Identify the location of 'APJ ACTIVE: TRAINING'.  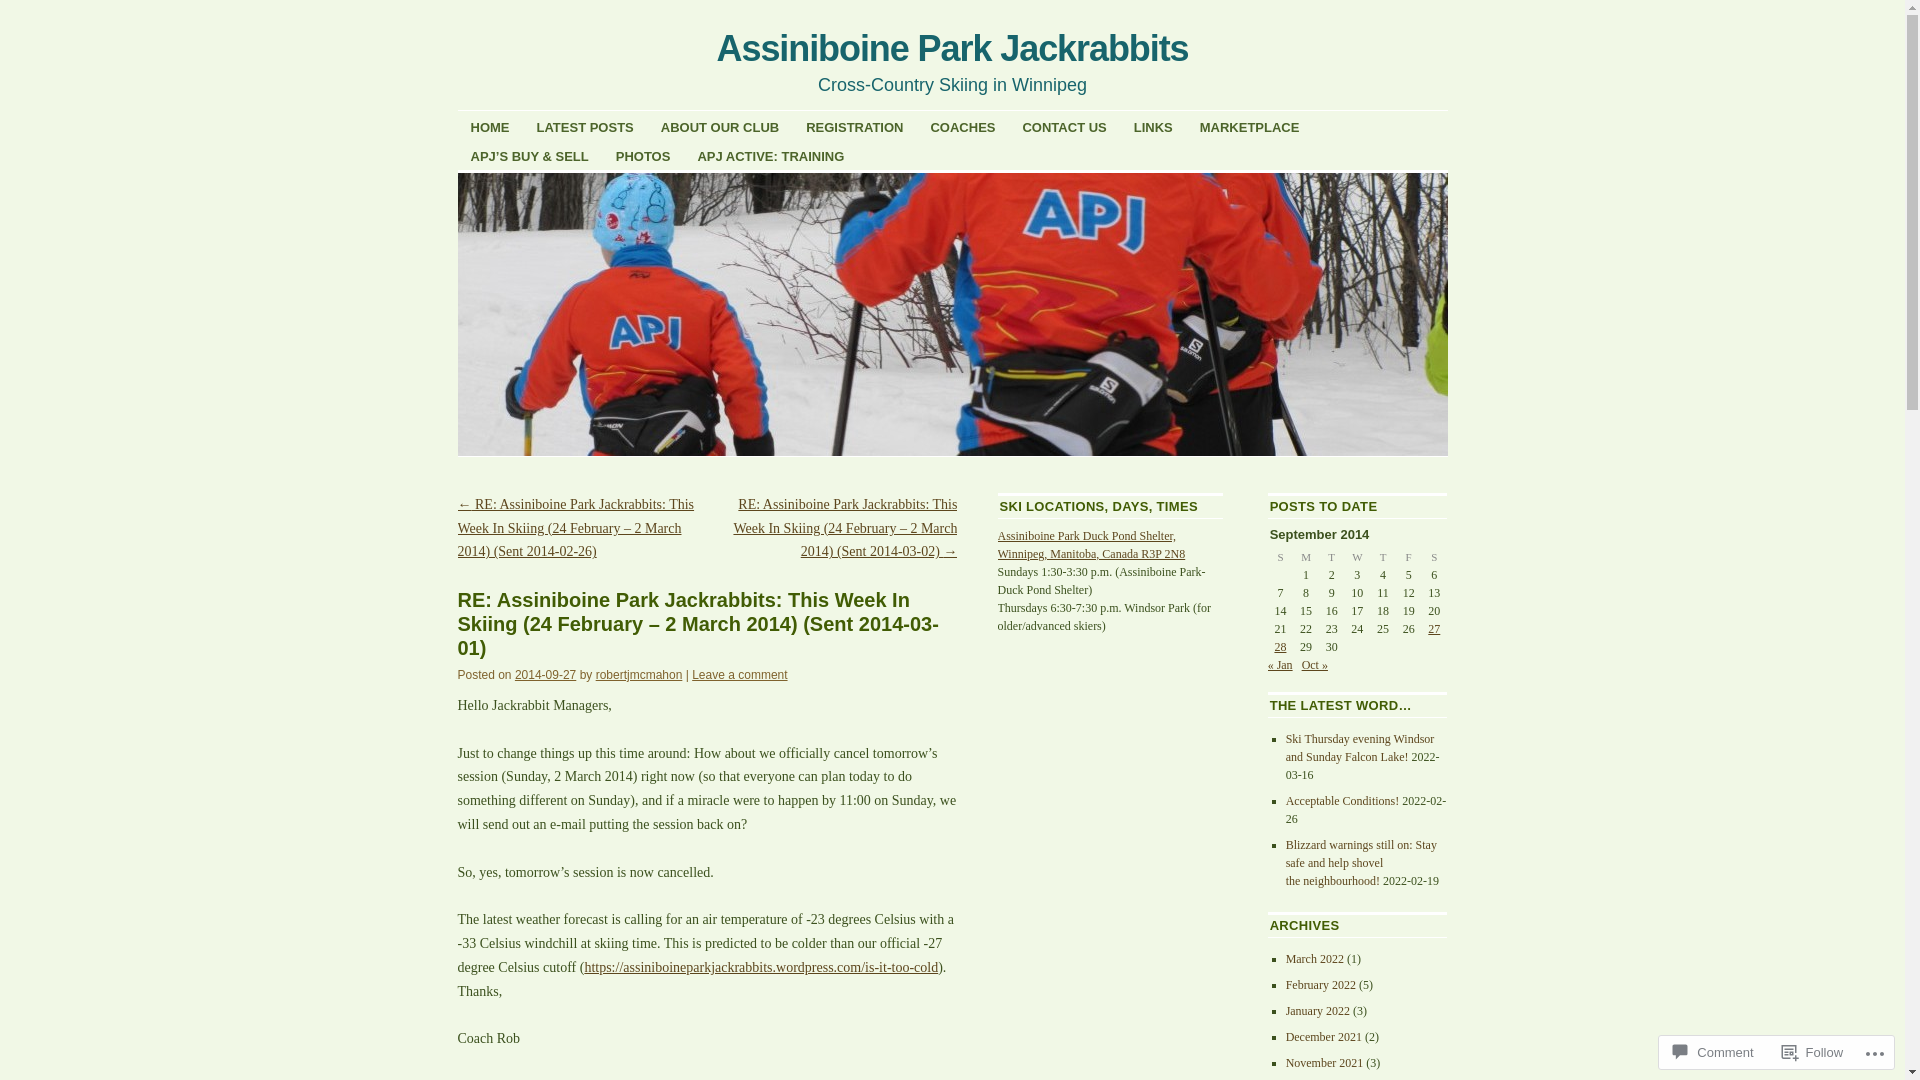
(769, 154).